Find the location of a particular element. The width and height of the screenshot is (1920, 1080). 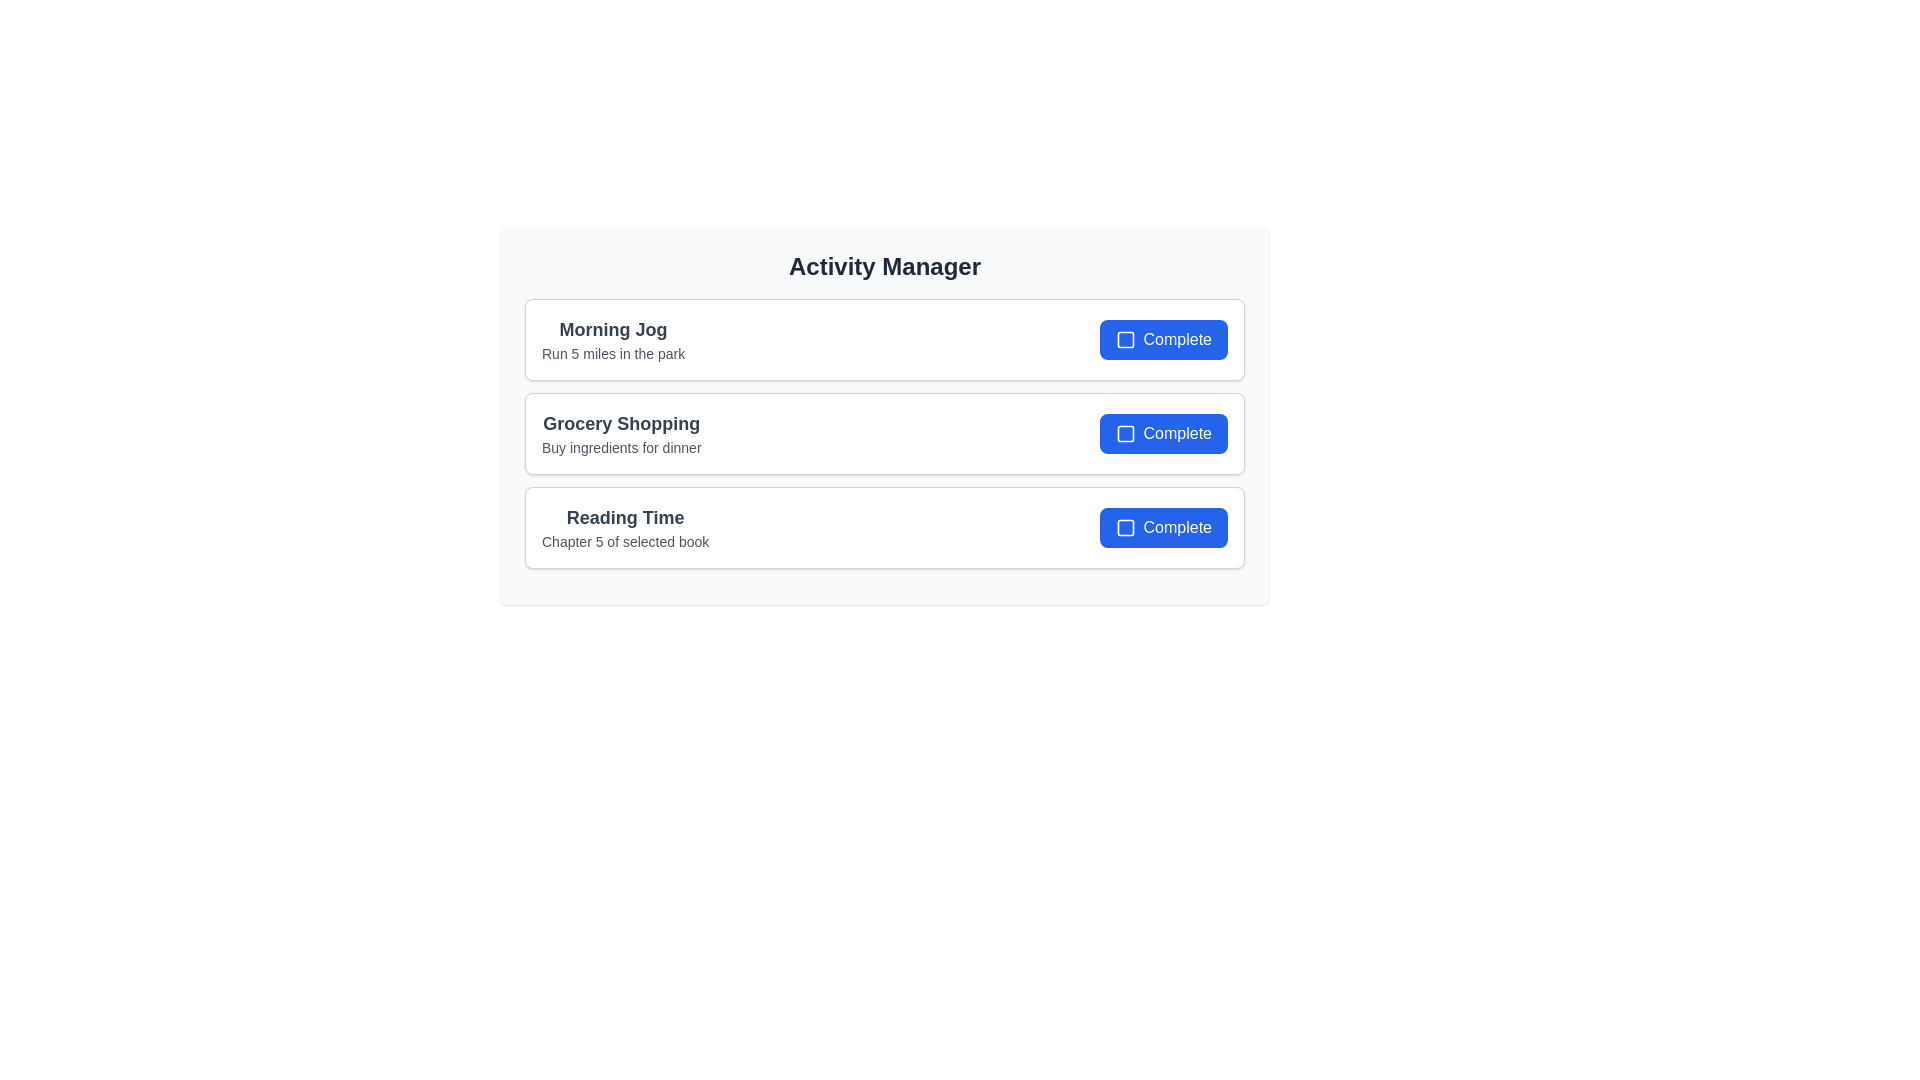

the text label within the blue button that signifies the completion action of the associated task to mark the task as complete is located at coordinates (1177, 433).